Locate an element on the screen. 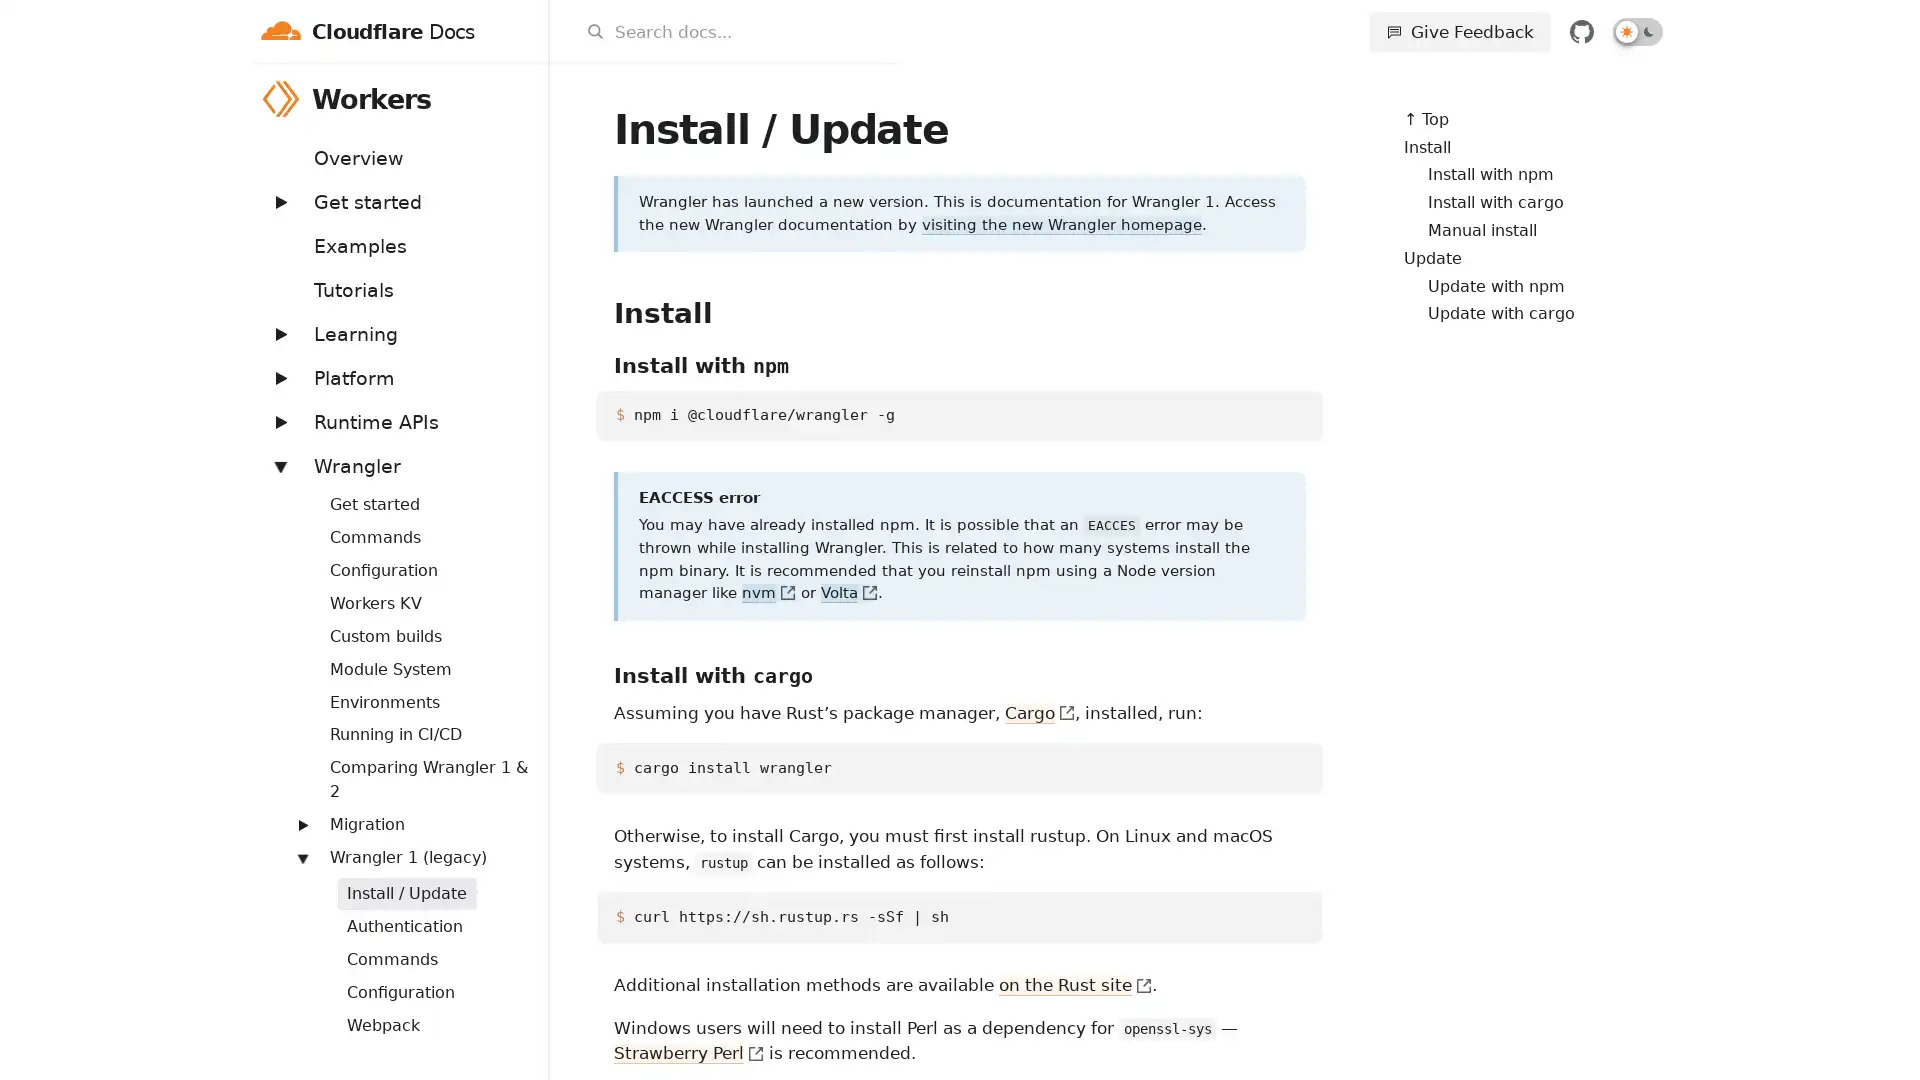 The width and height of the screenshot is (1920, 1080). Expand: Workers Sites is located at coordinates (291, 910).